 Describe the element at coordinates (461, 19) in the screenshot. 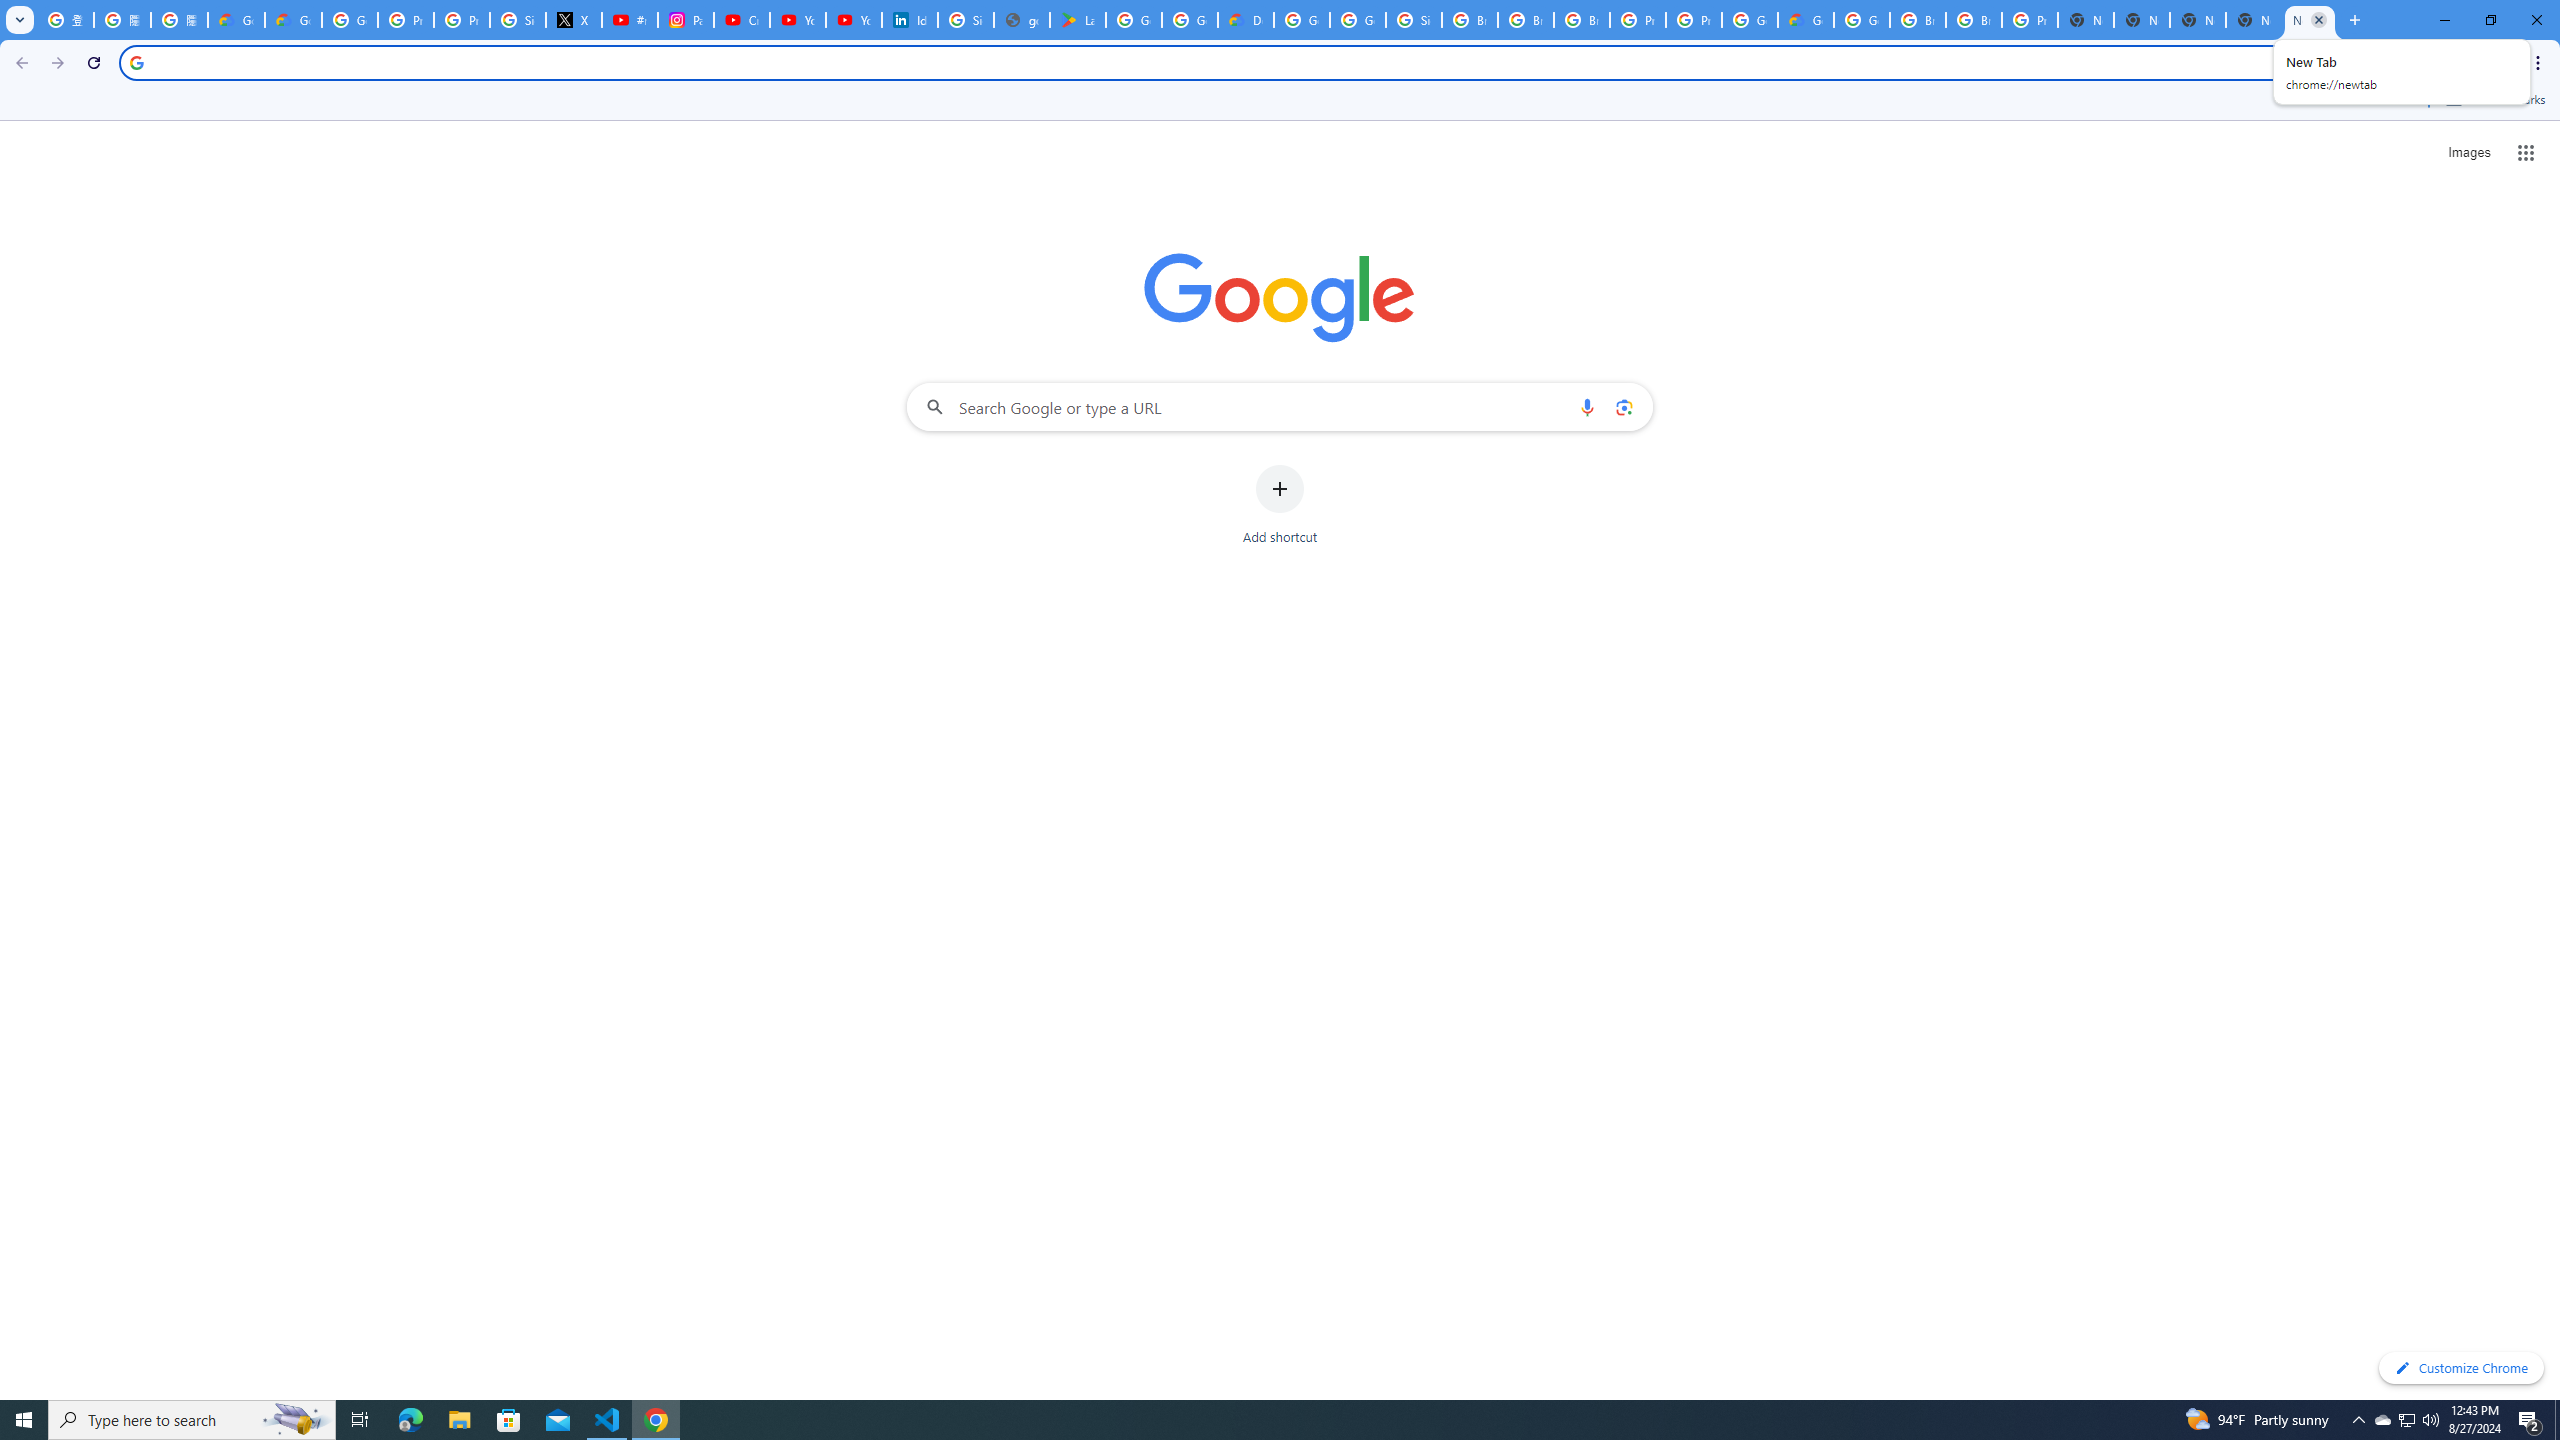

I see `'Privacy Help Center - Policies Help'` at that location.